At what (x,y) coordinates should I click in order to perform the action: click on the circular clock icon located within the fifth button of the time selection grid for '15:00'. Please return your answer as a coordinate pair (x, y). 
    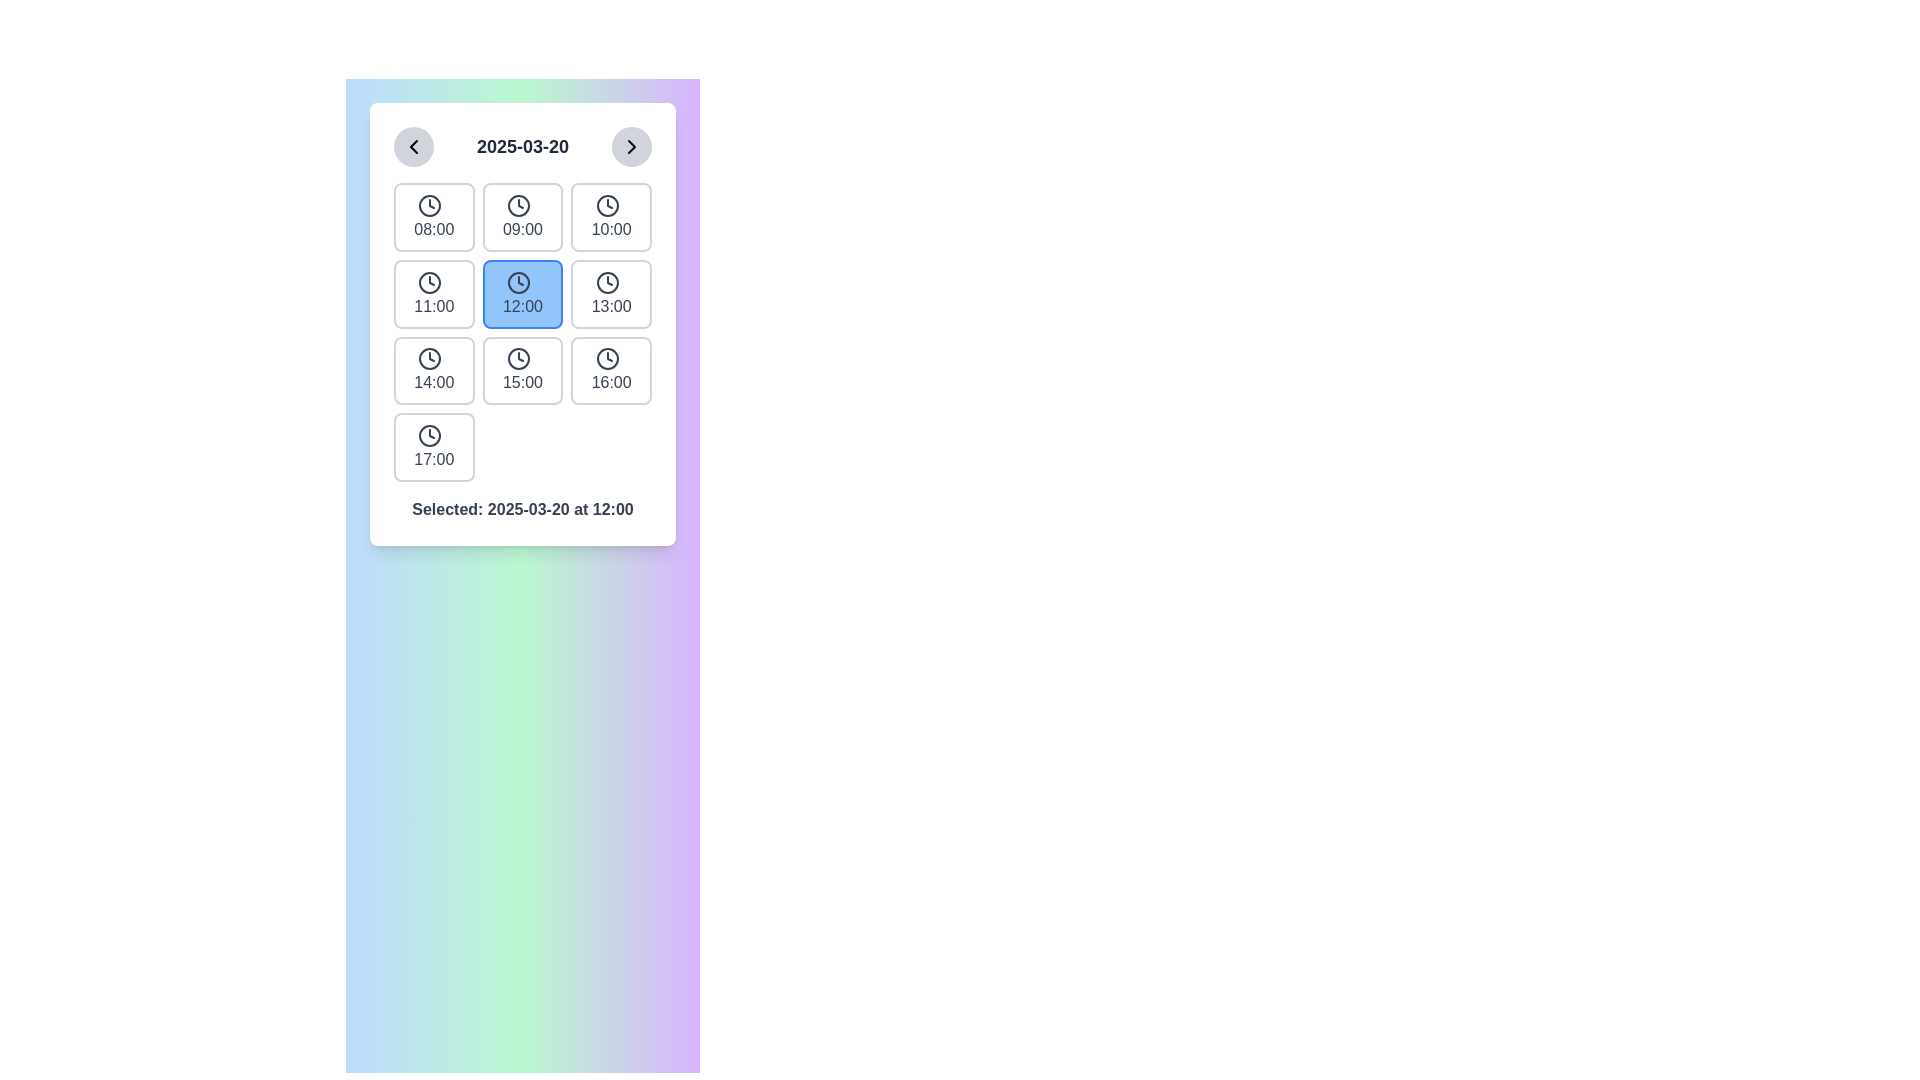
    Looking at the image, I should click on (518, 358).